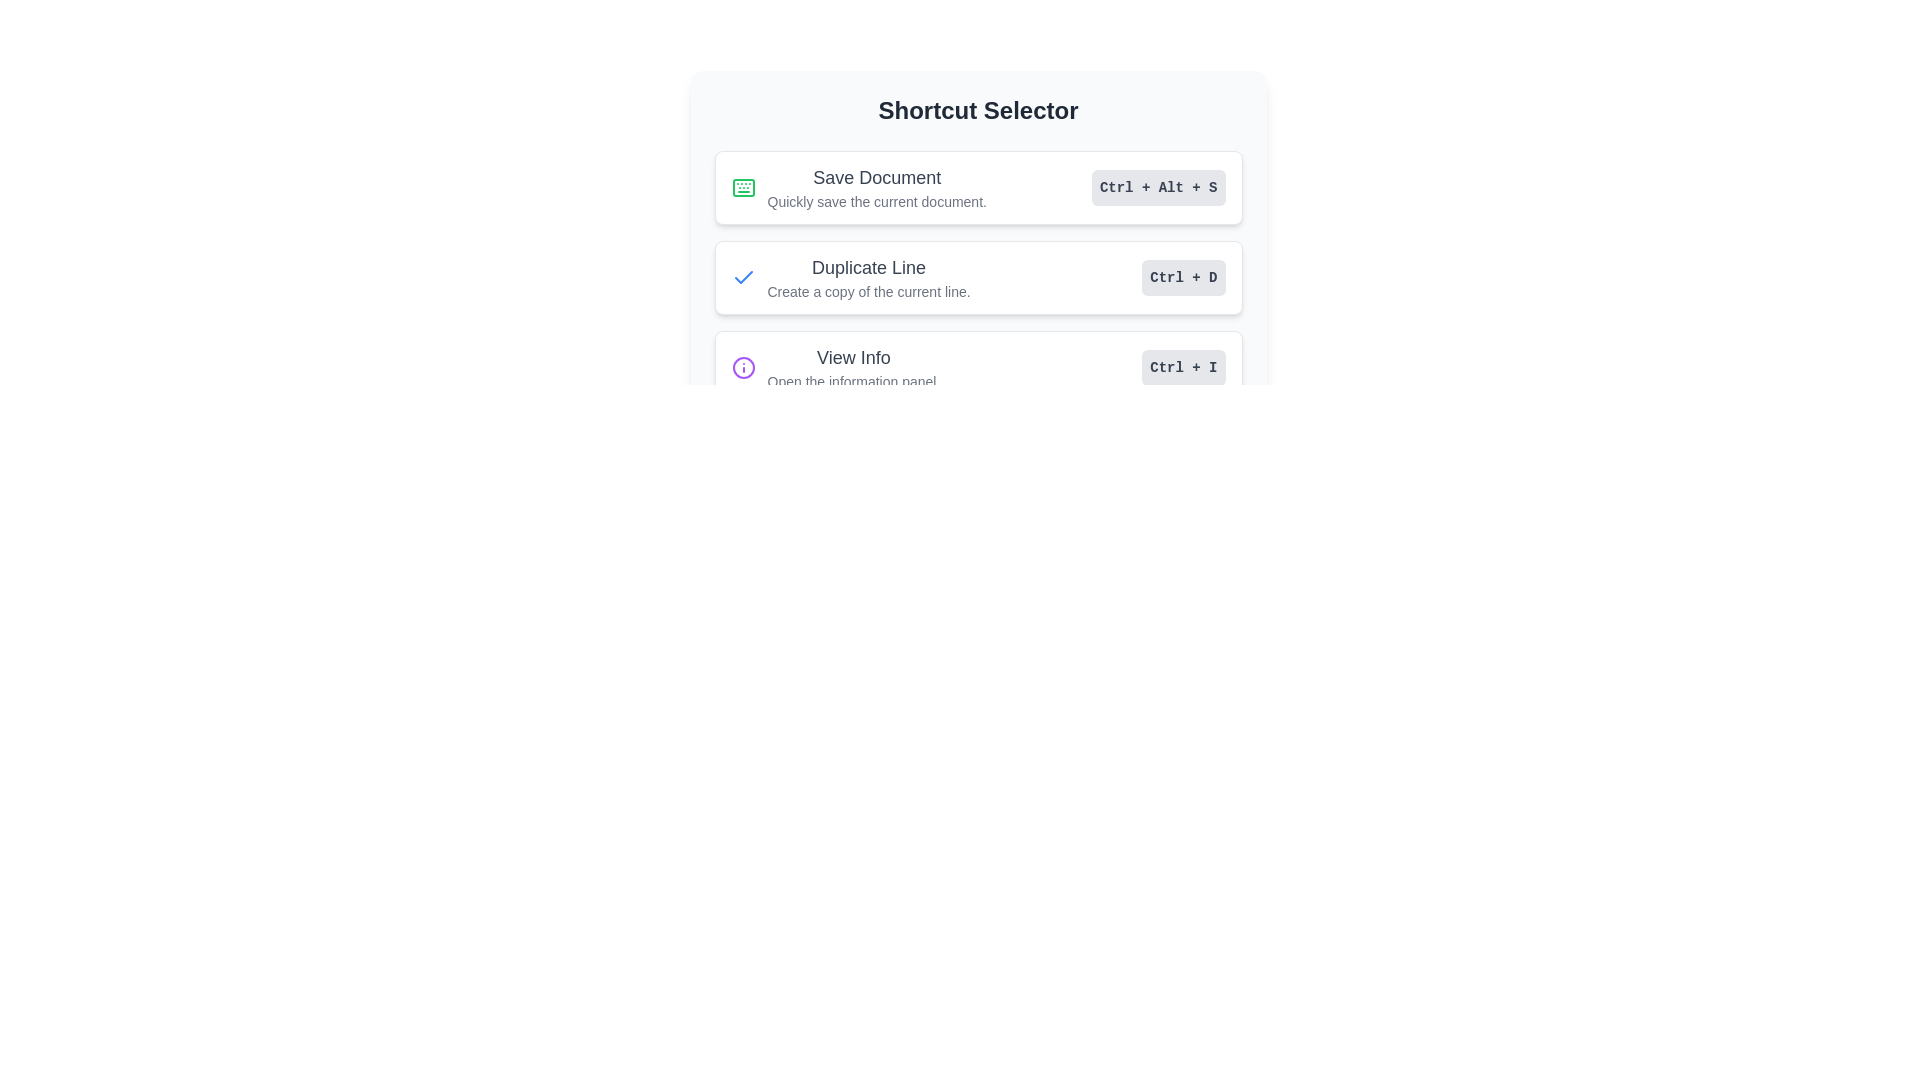 The width and height of the screenshot is (1920, 1080). I want to click on the descriptive Text label located just below the 'View Info' header, so click(853, 381).